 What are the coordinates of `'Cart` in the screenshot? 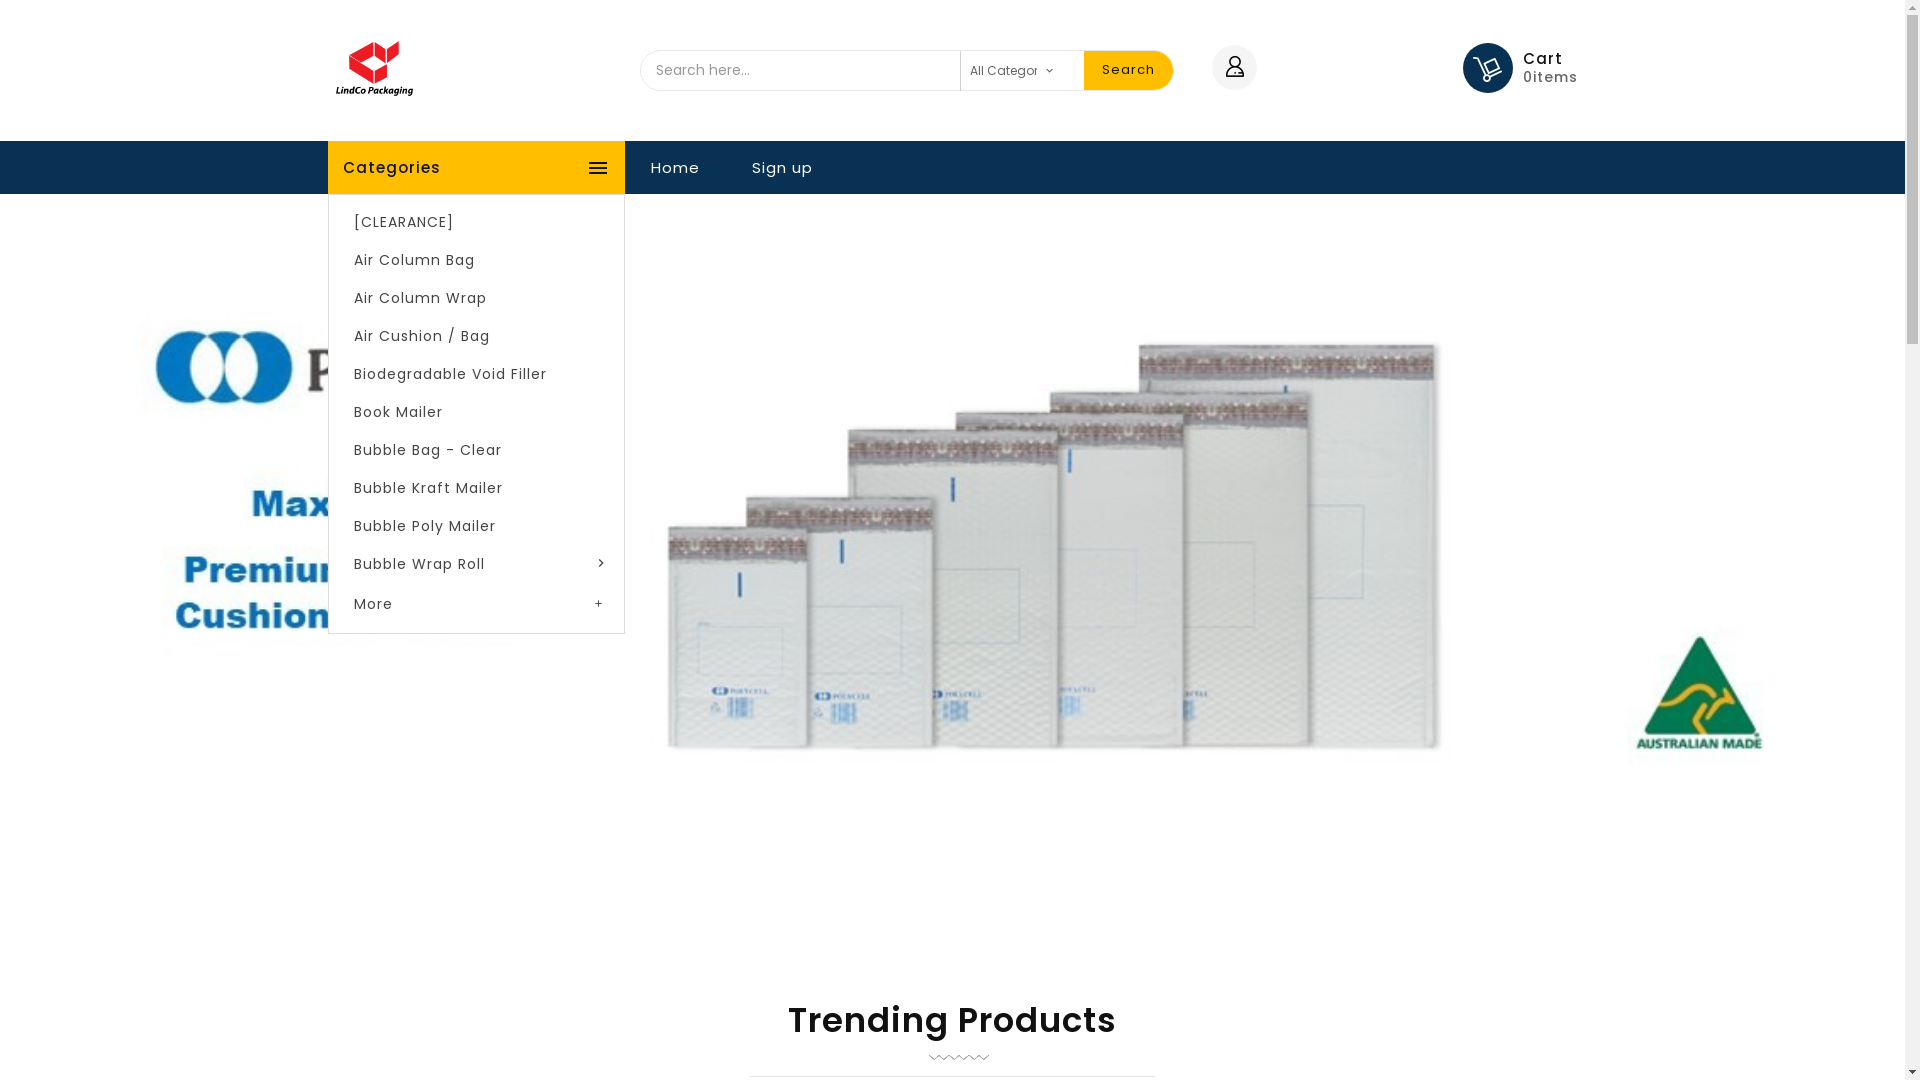 It's located at (1548, 67).